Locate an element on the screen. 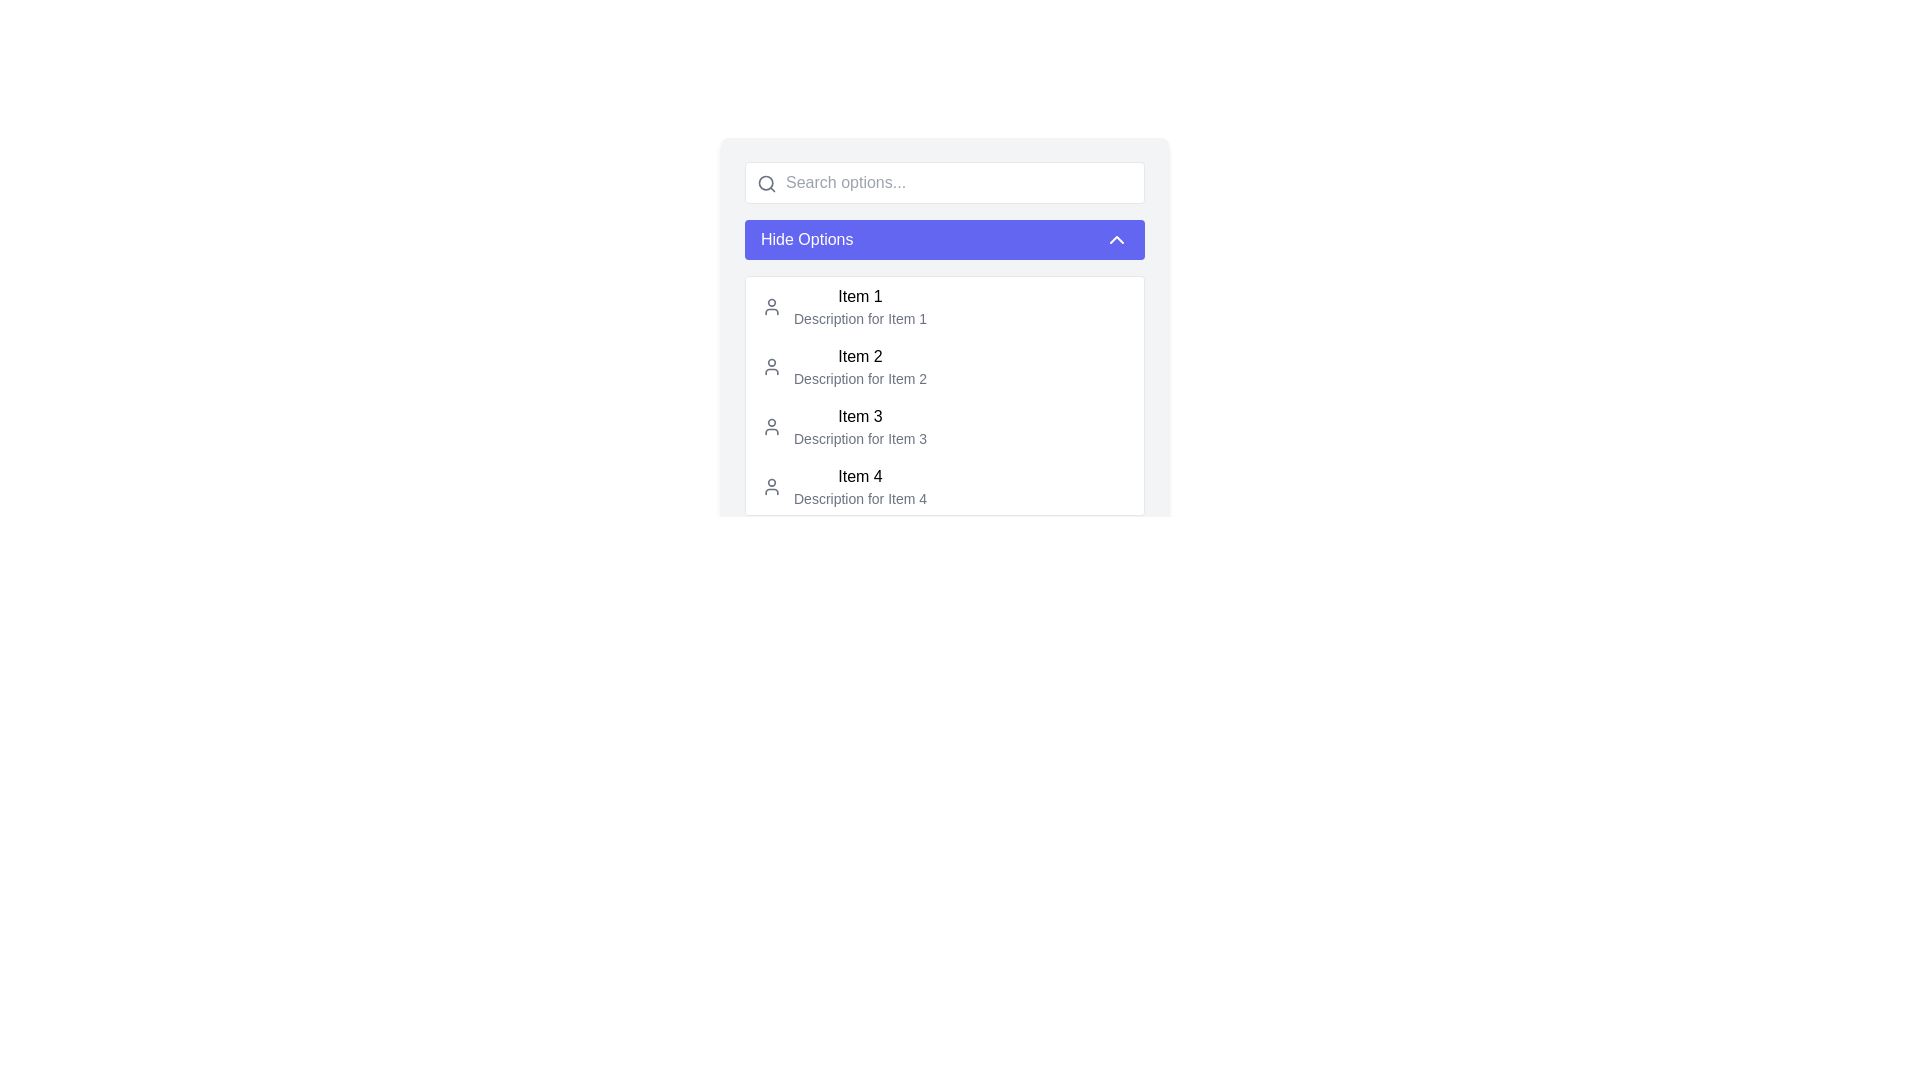 This screenshot has width=1920, height=1080. the text block containing 'Item 2' and 'Description for Item 2', which is the second entry in the list is located at coordinates (860, 366).